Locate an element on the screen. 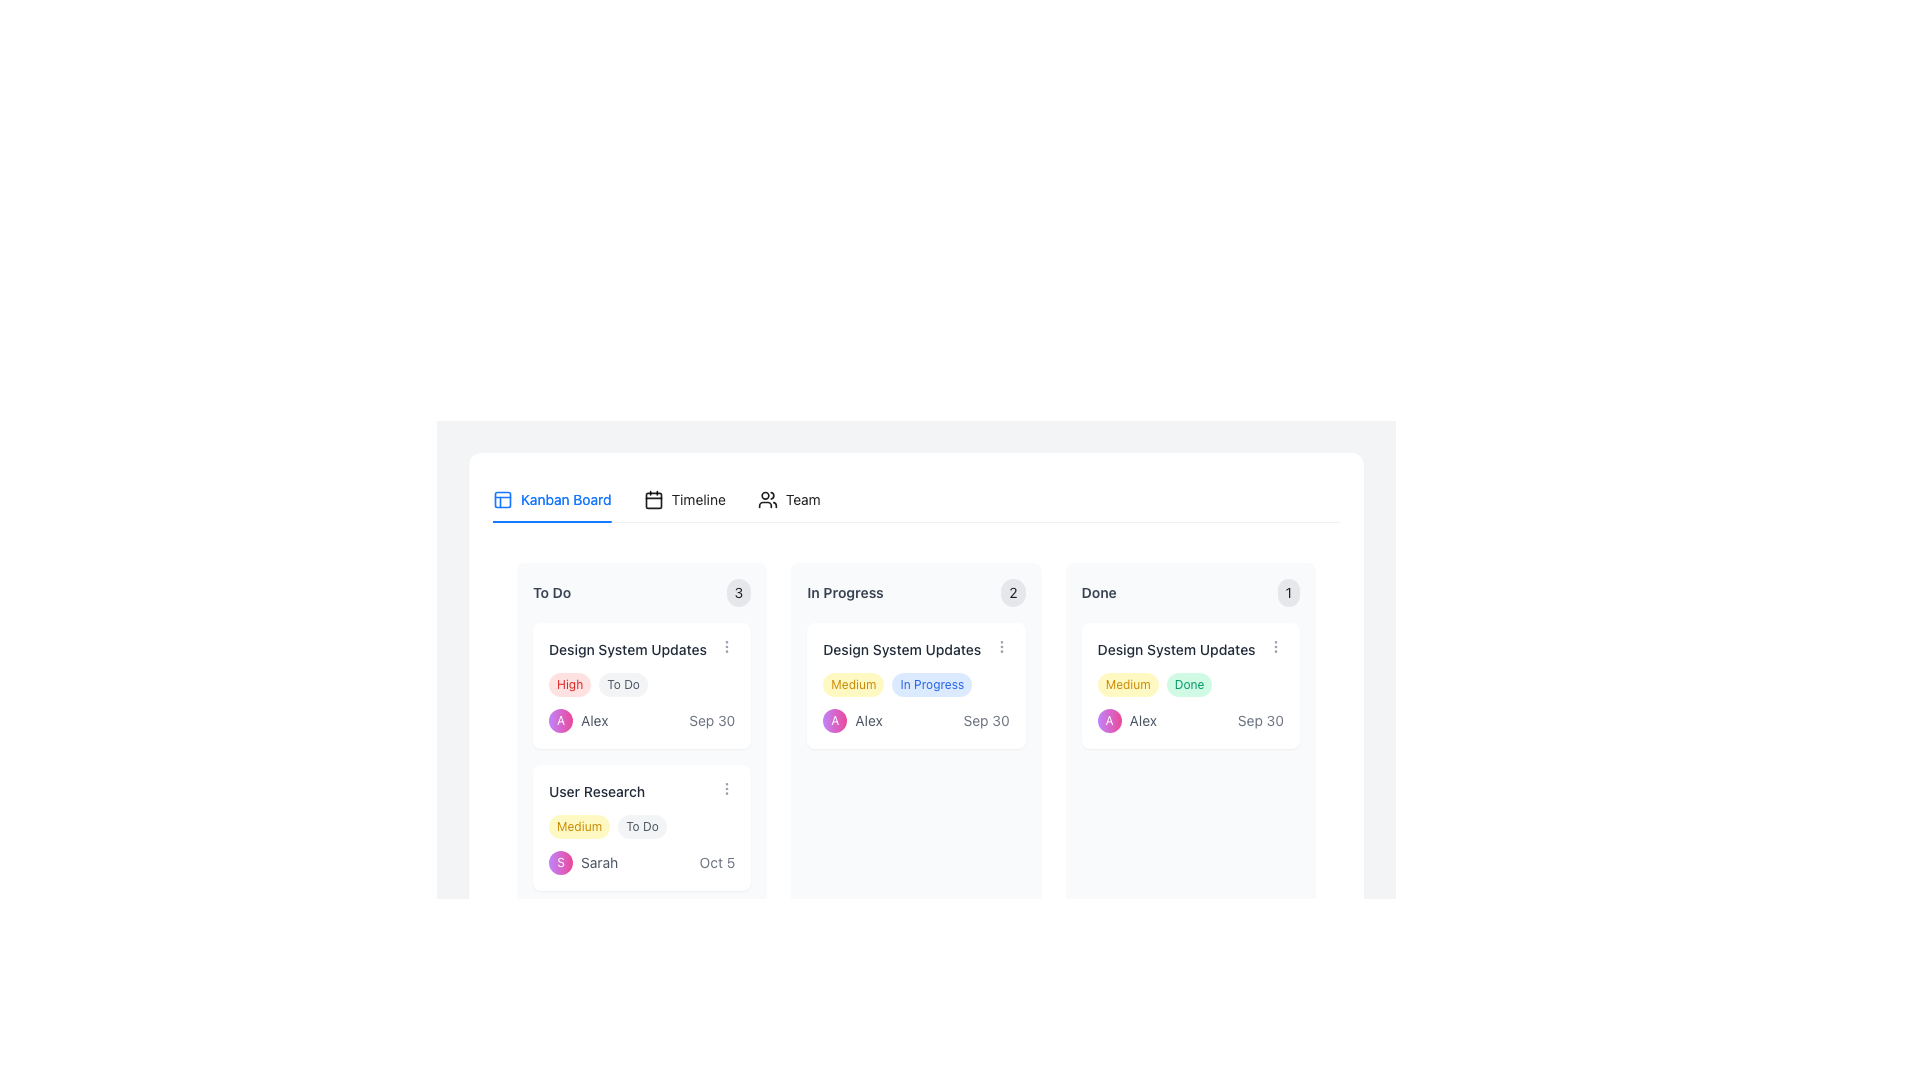 The height and width of the screenshot is (1080, 1920). the group of people icon in the top navigation bar, which is located directly next to the 'Team' label is located at coordinates (766, 499).